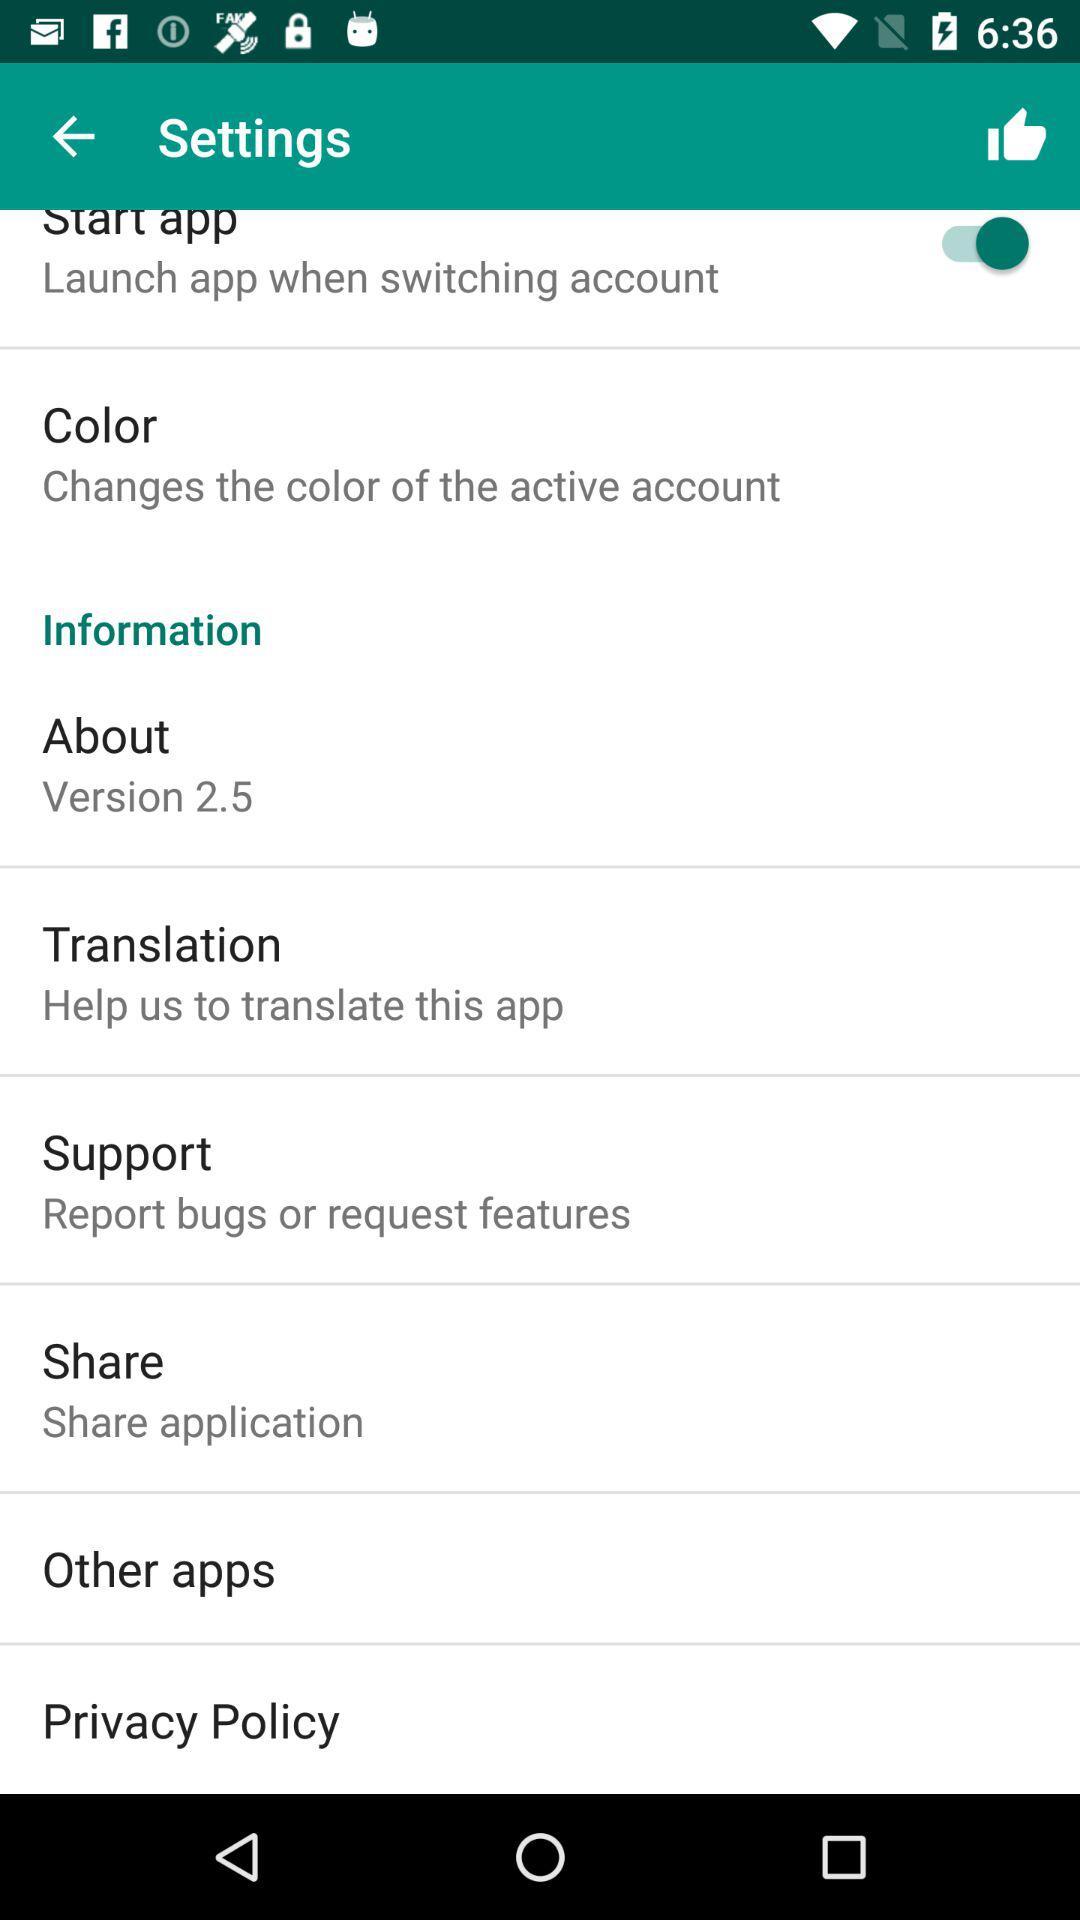  I want to click on item below other apps item, so click(190, 1718).